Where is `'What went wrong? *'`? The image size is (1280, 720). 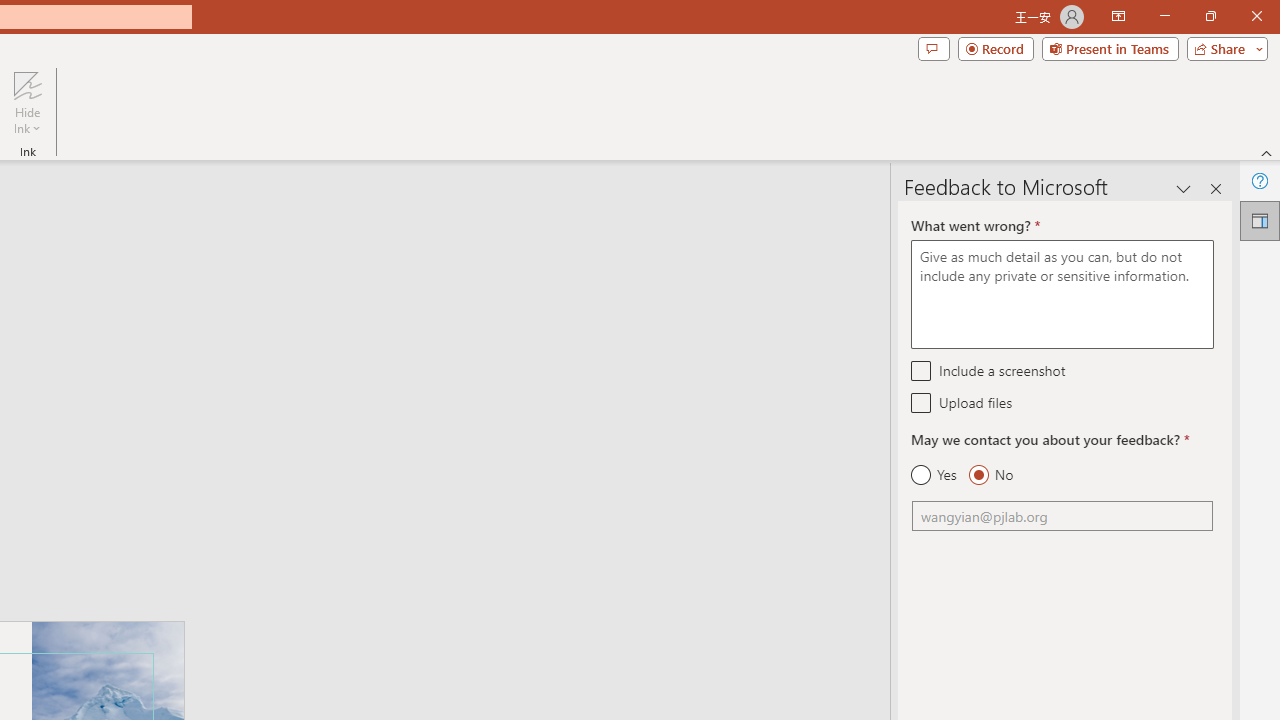 'What went wrong? *' is located at coordinates (1061, 294).